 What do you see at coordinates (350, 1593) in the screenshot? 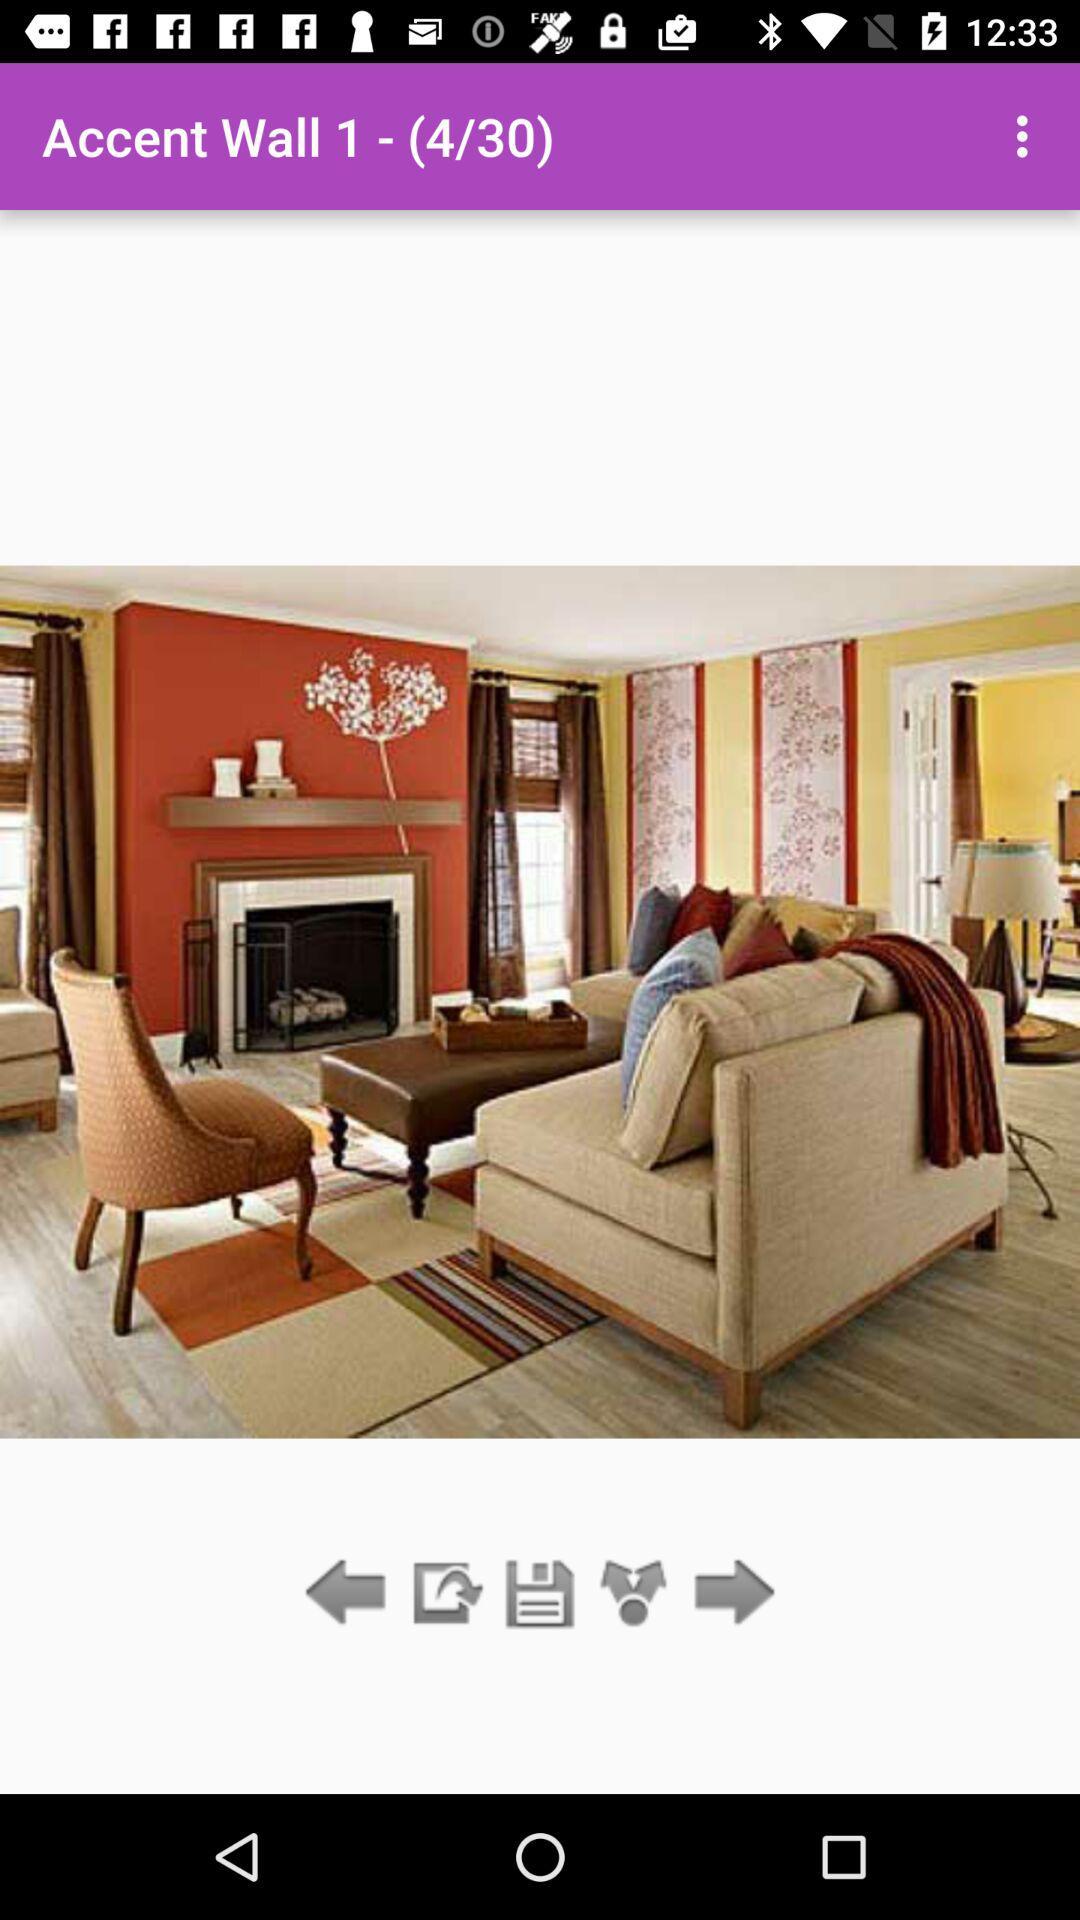
I see `the arrow_backward icon` at bounding box center [350, 1593].